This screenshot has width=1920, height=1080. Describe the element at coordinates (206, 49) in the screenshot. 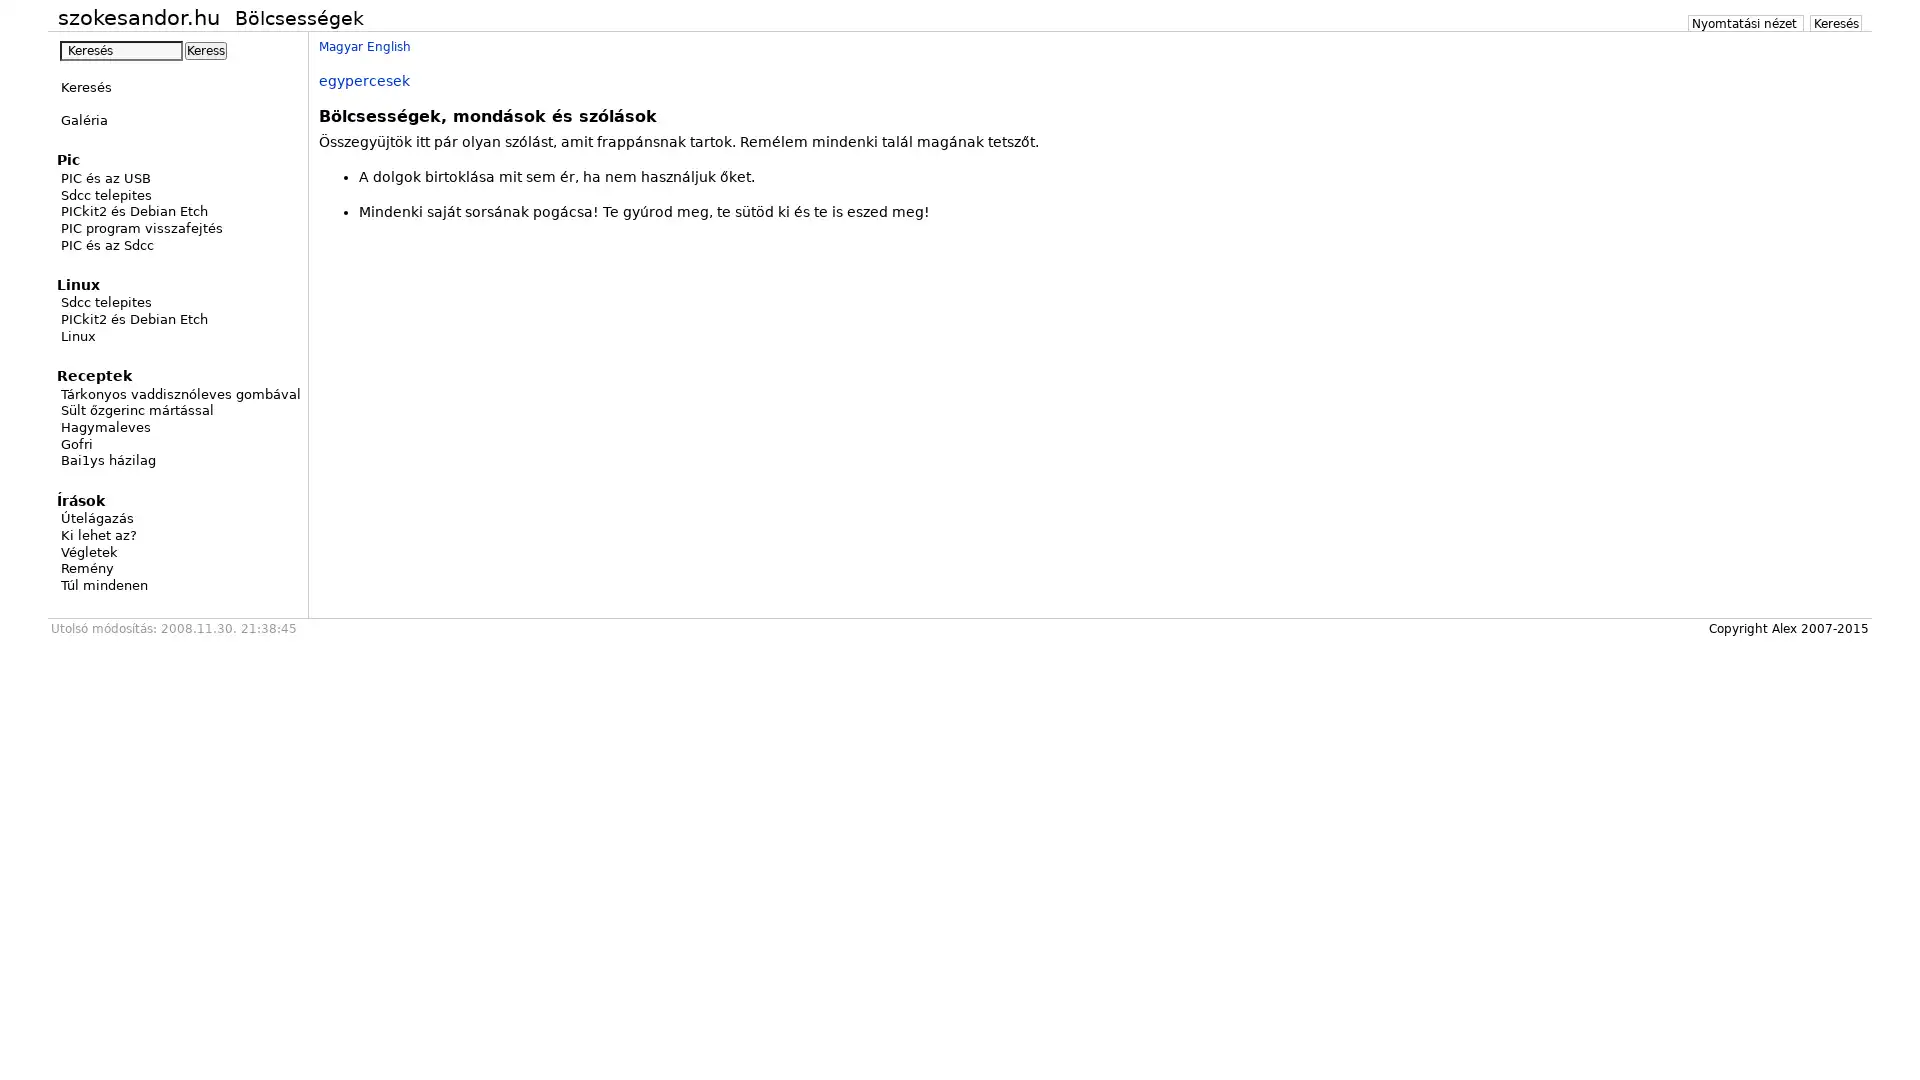

I see `Keress` at that location.